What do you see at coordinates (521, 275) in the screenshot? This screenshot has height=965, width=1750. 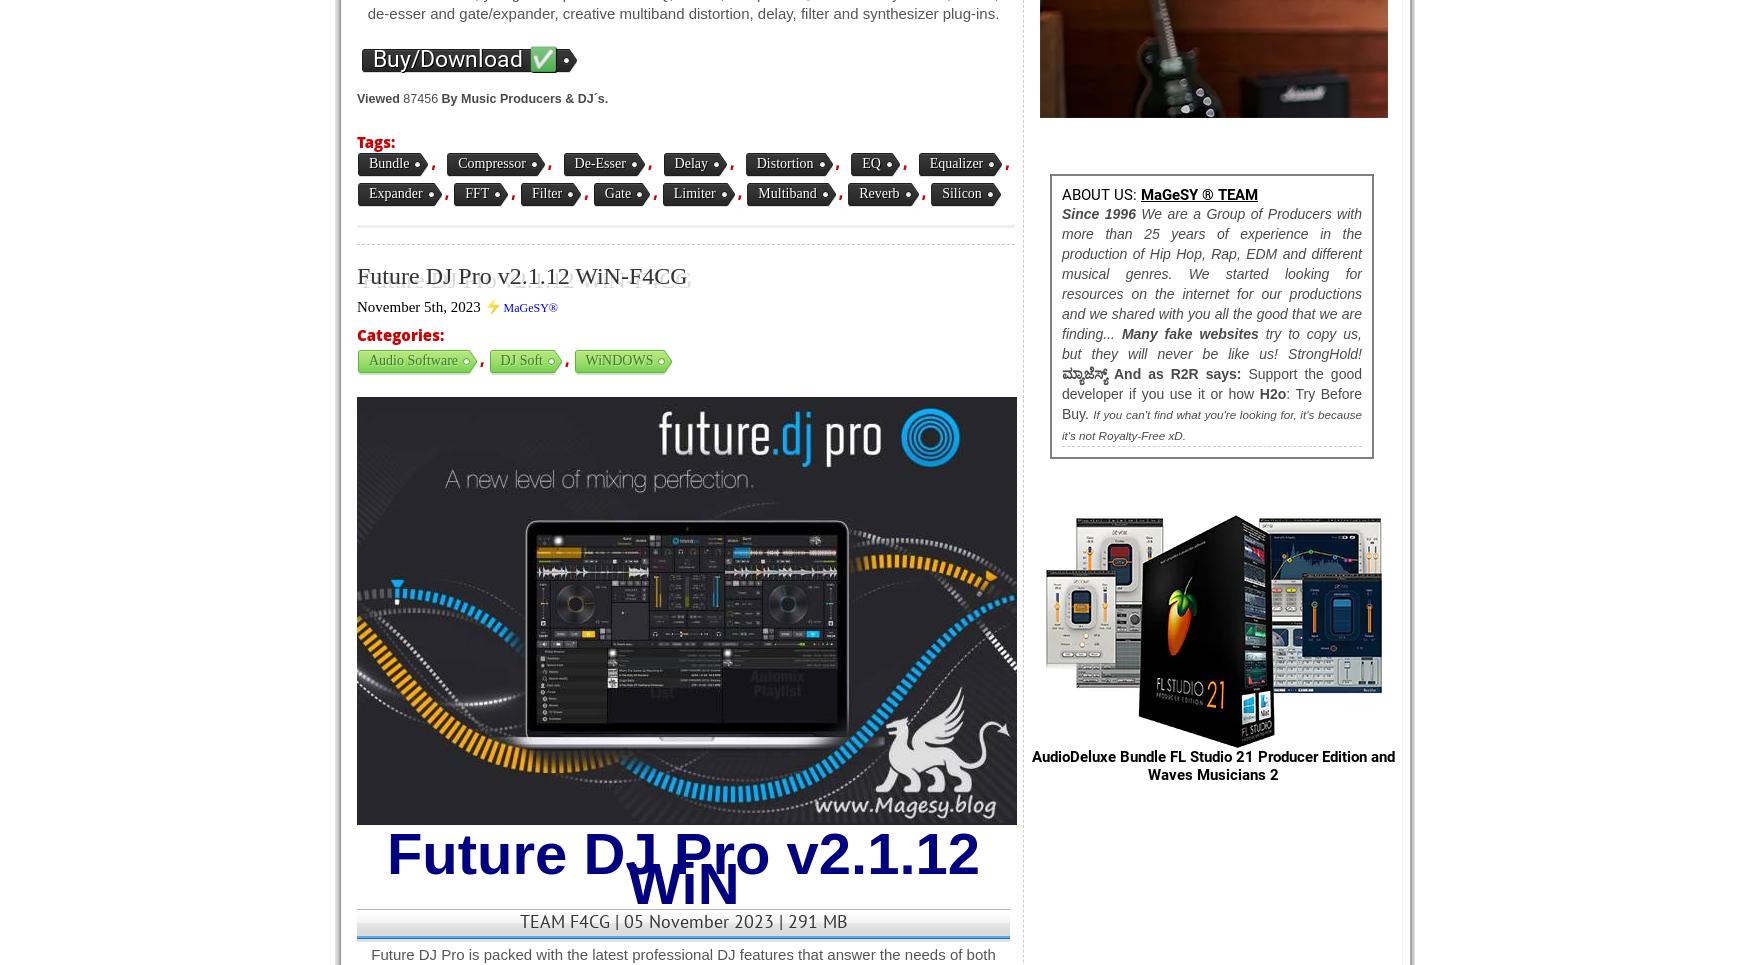 I see `'Future DJ Pro v2.1.12 WiN-F4CG'` at bounding box center [521, 275].